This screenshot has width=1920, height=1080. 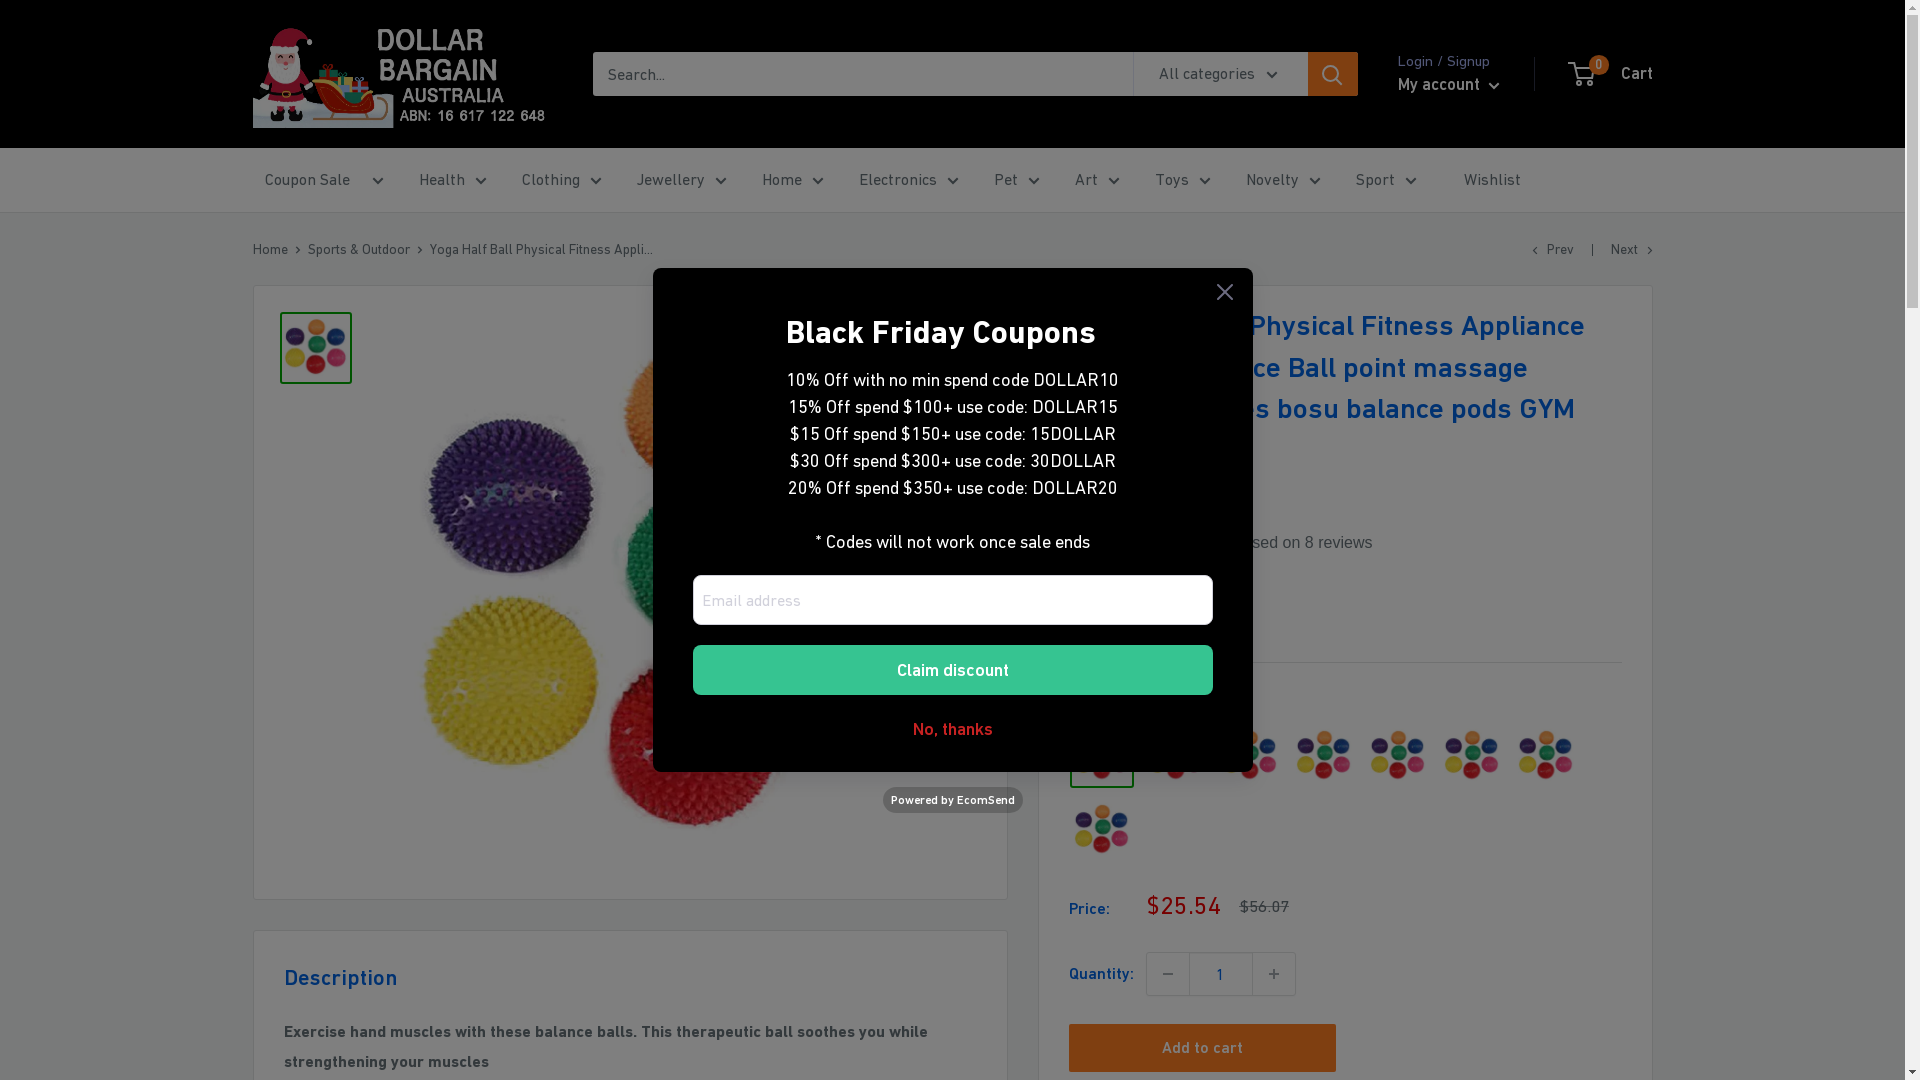 I want to click on '0, so click(x=1611, y=72).